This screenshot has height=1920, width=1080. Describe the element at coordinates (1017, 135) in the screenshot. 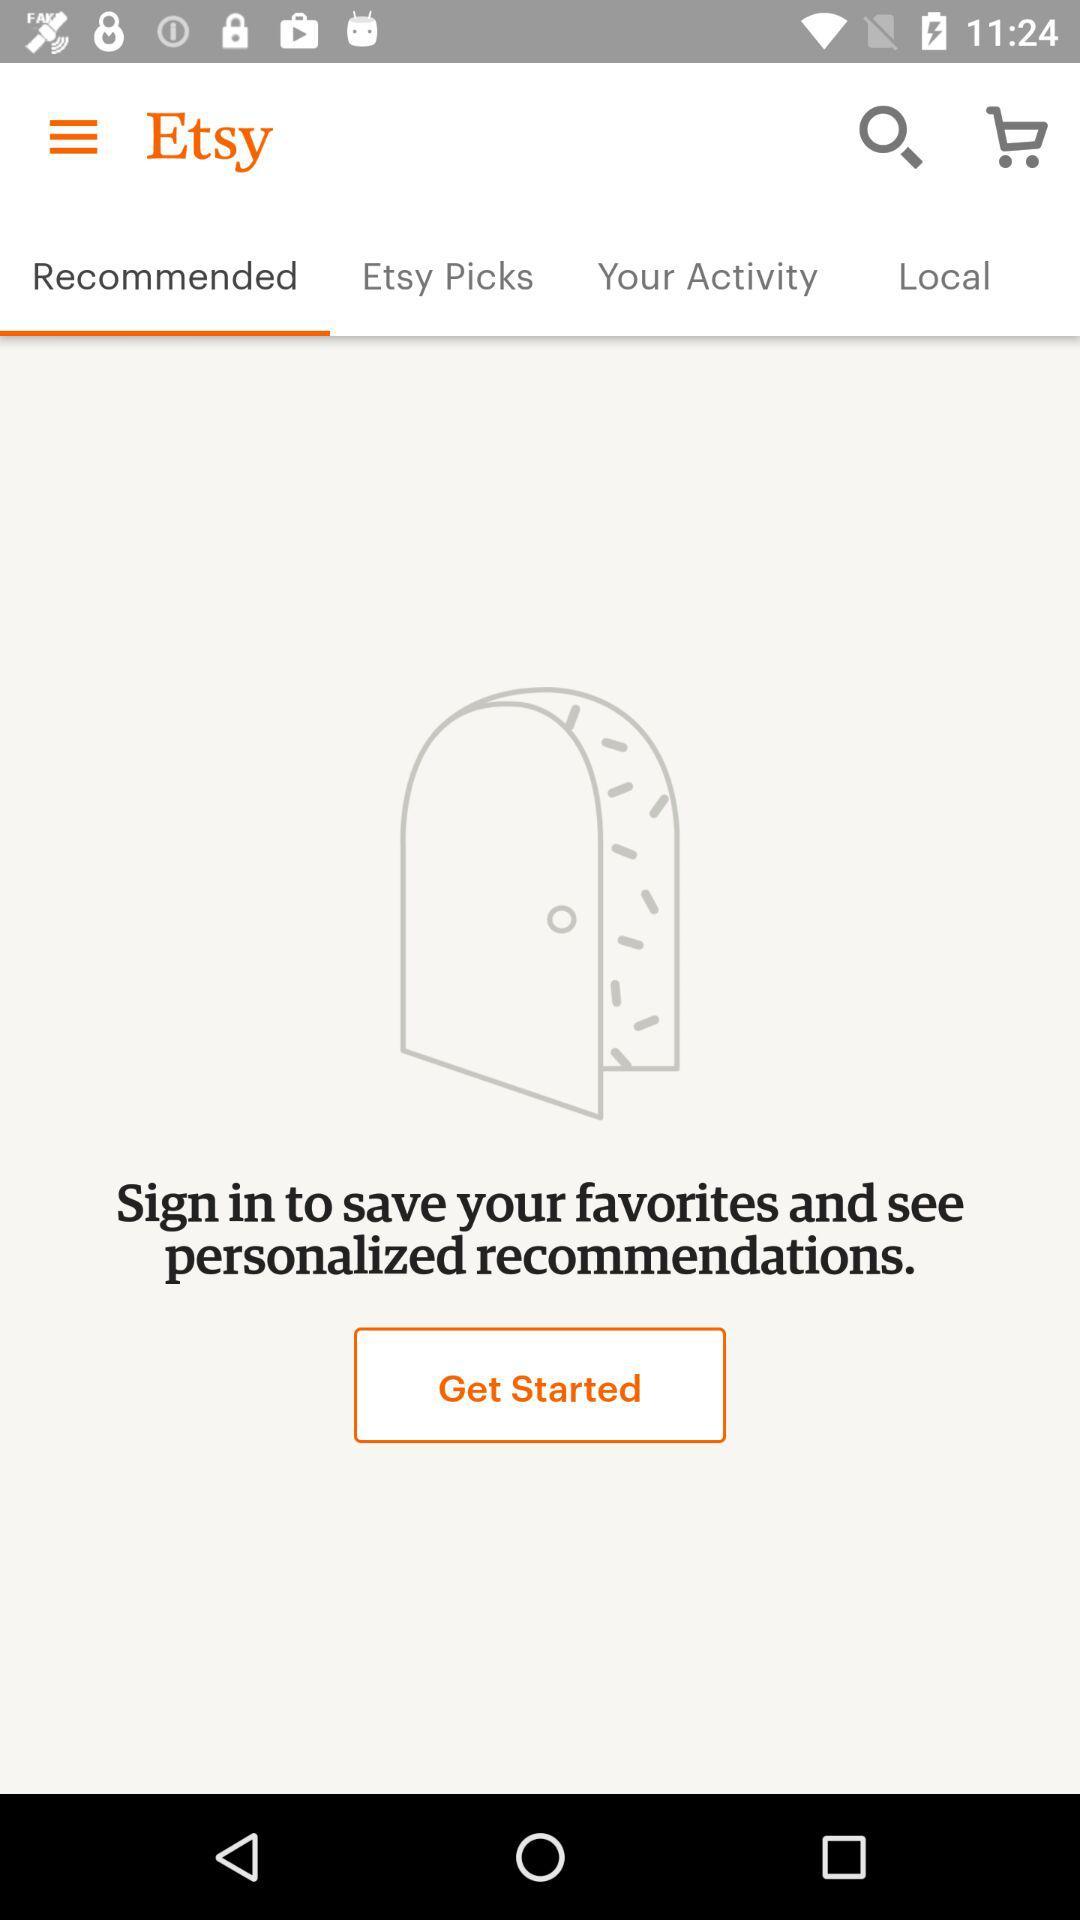

I see `the shopping cart icon` at that location.